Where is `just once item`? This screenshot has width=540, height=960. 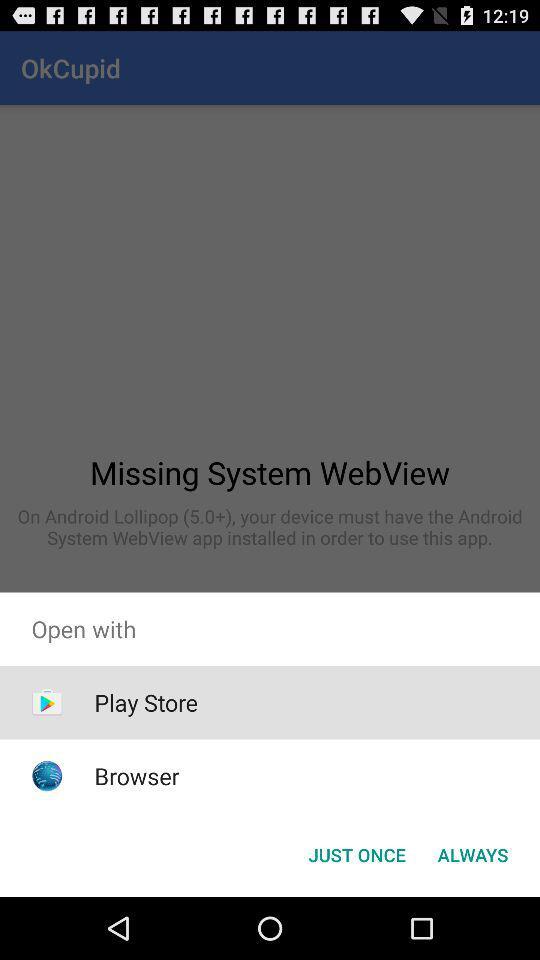
just once item is located at coordinates (356, 853).